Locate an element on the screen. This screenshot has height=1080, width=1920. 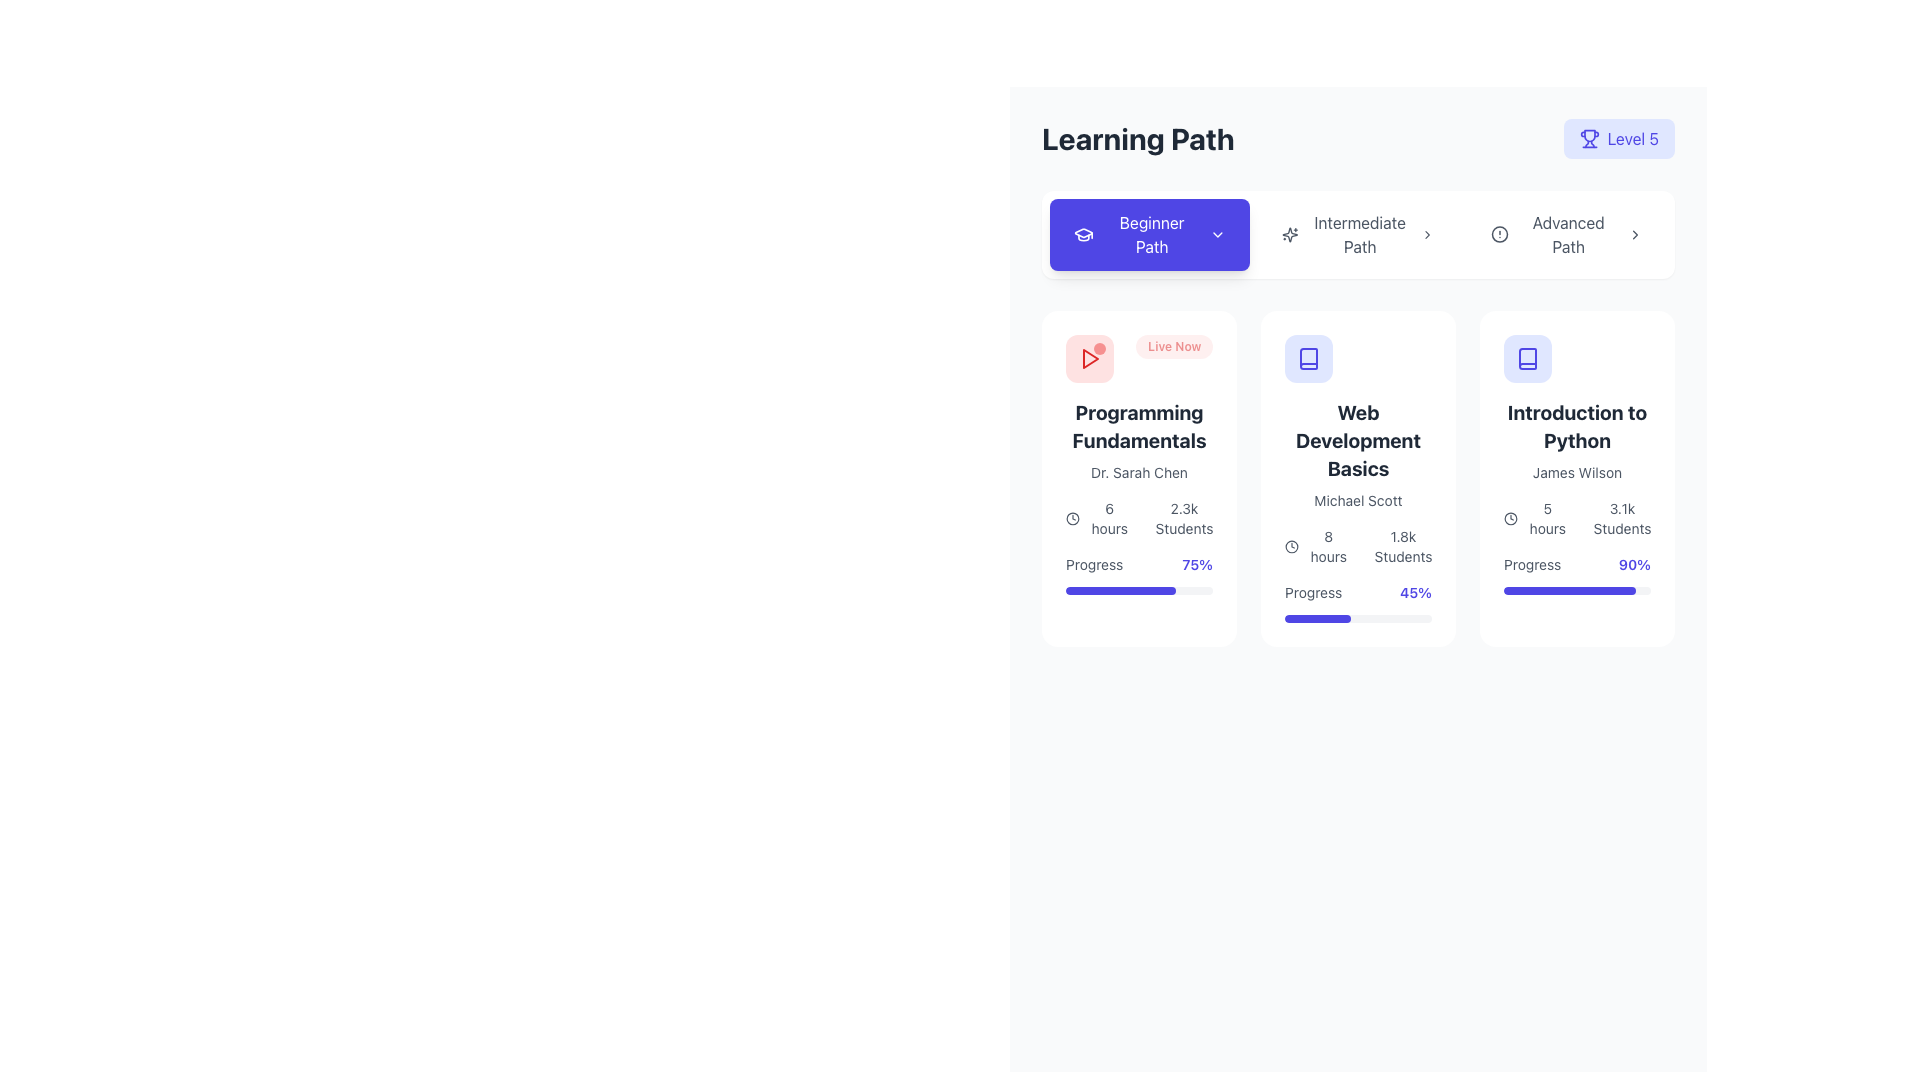
the text label displaying '5 hours' with a clock icon, located near the bottom of the third card 'Introduction to Python' in the grid layout is located at coordinates (1535, 518).